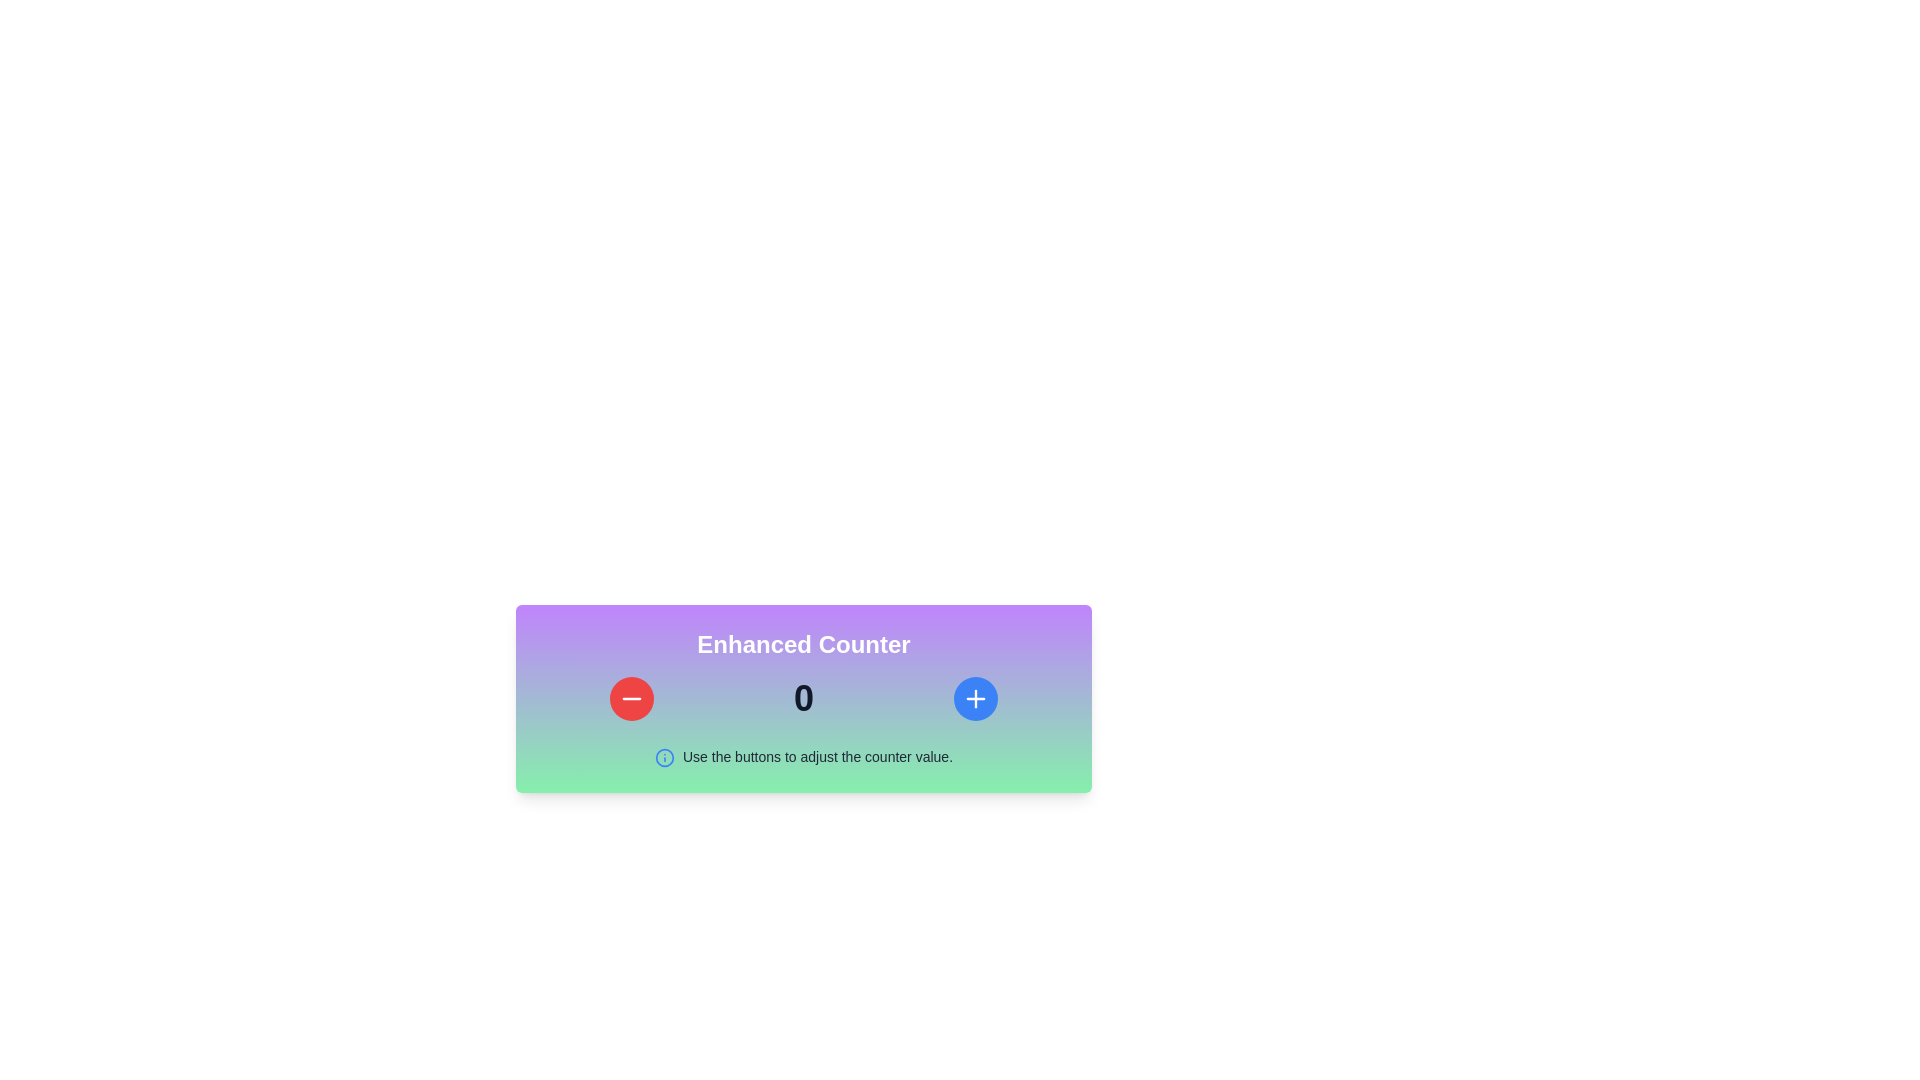 This screenshot has width=1920, height=1080. I want to click on the prominent blue circular button with a white plus sign (+) icon to observe its hover effect, which changes its color to a slightly darker shade, so click(975, 697).